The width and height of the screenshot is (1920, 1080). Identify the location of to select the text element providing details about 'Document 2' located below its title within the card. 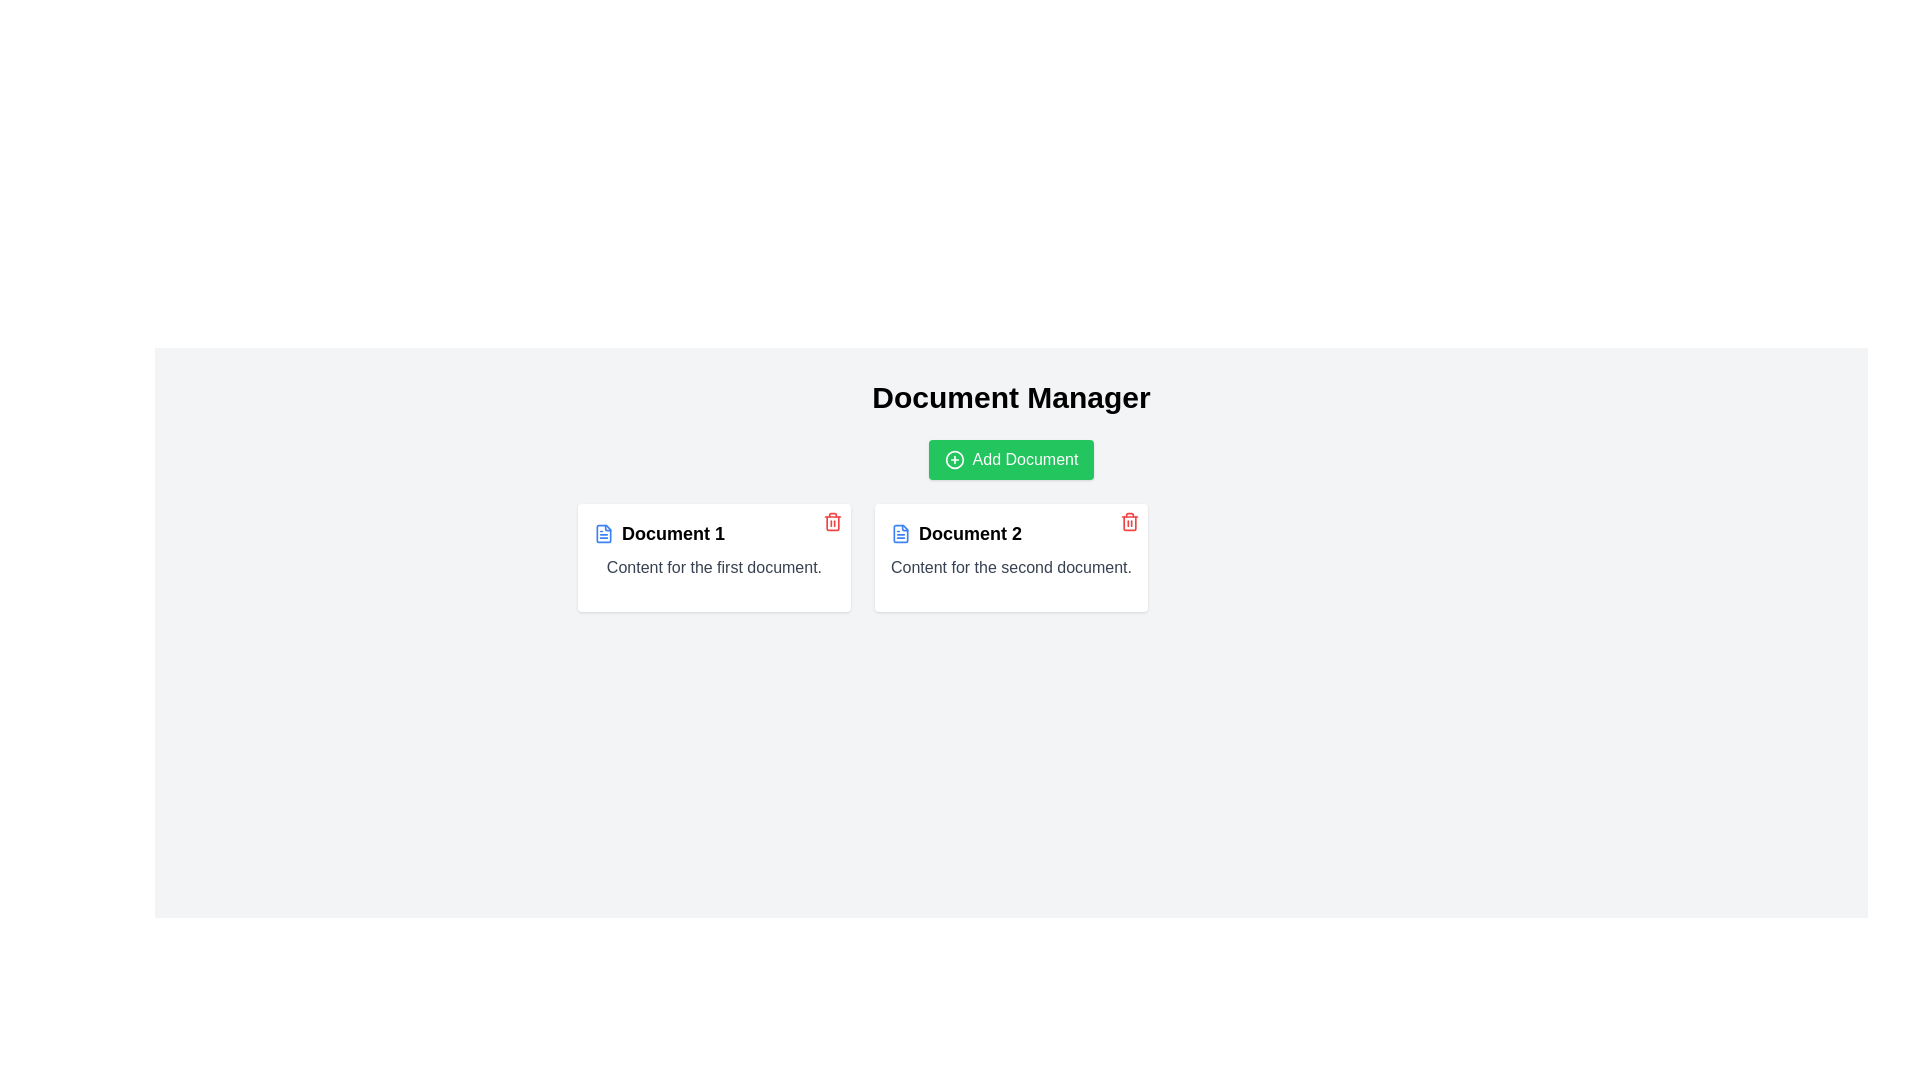
(1011, 567).